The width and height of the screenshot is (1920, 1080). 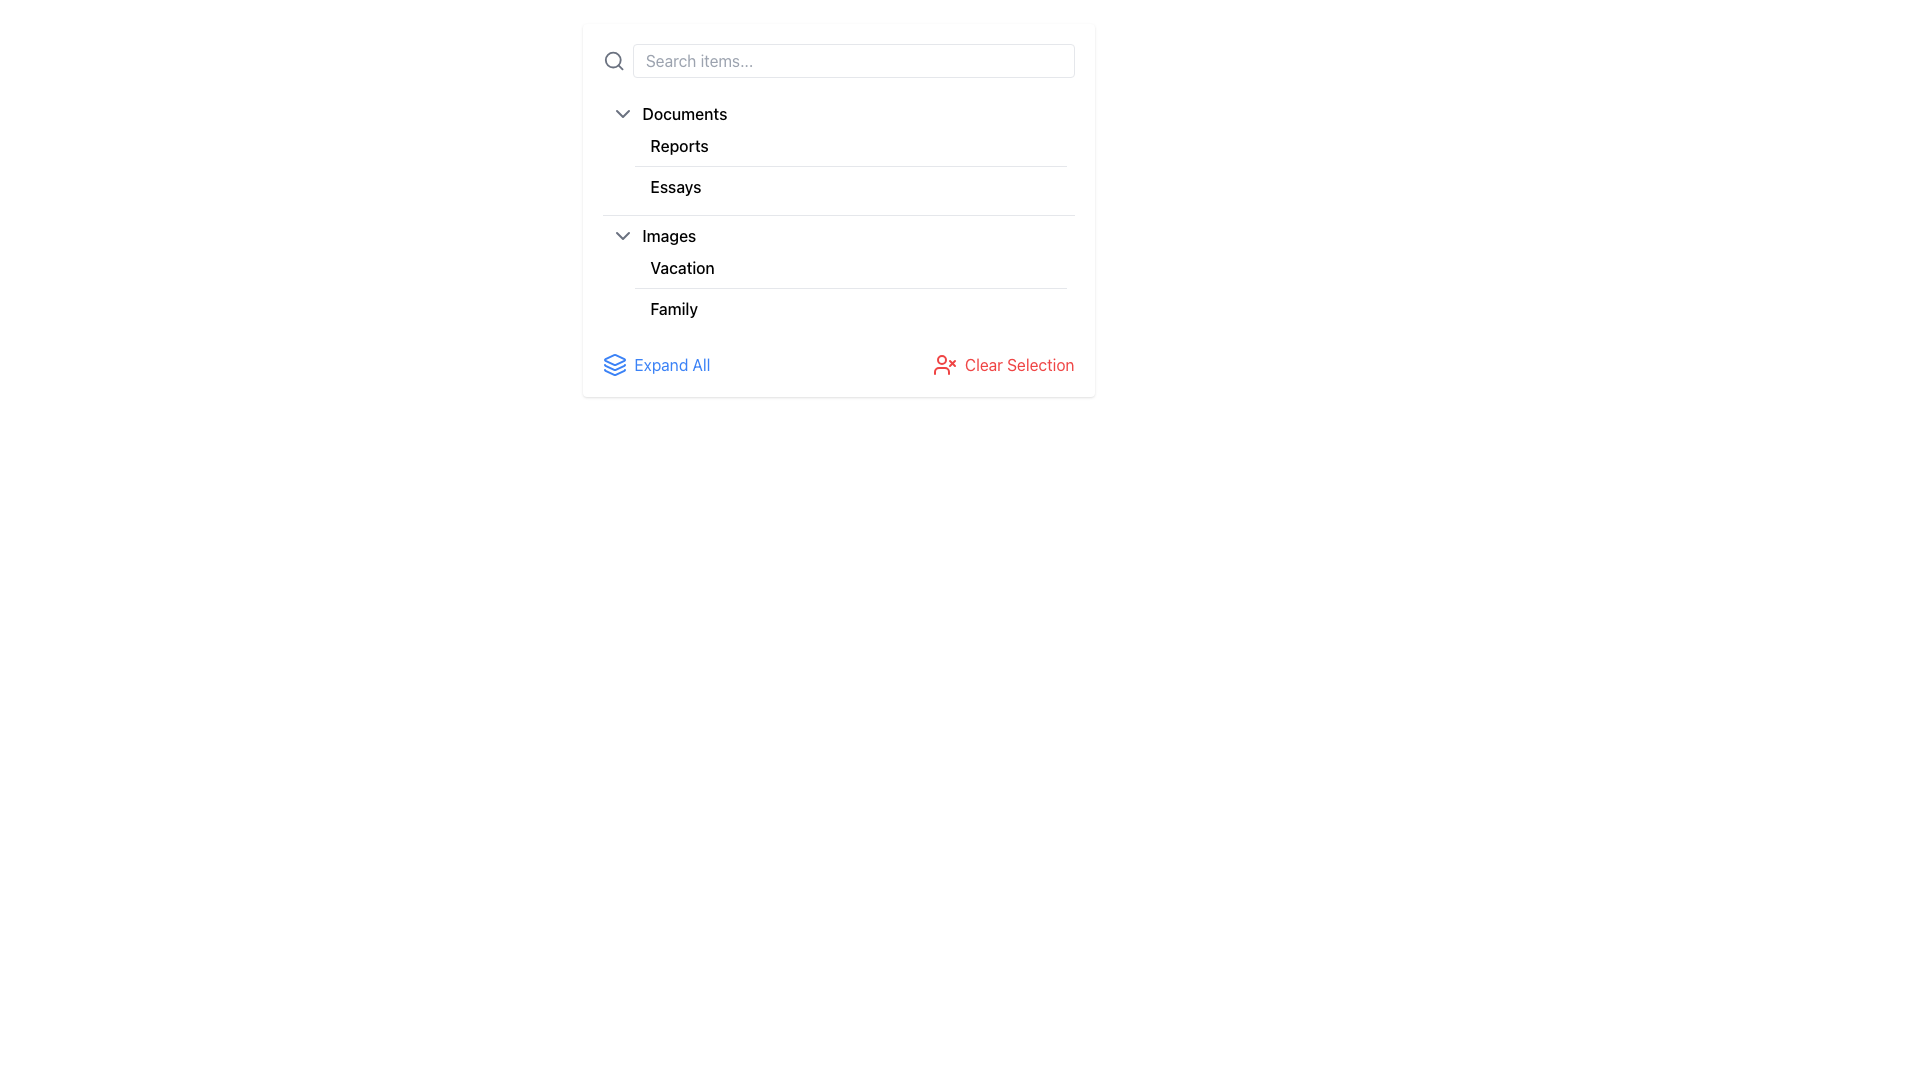 What do you see at coordinates (1003, 365) in the screenshot?
I see `the 'Clear Selection' button located at the bottom-right of the control bar` at bounding box center [1003, 365].